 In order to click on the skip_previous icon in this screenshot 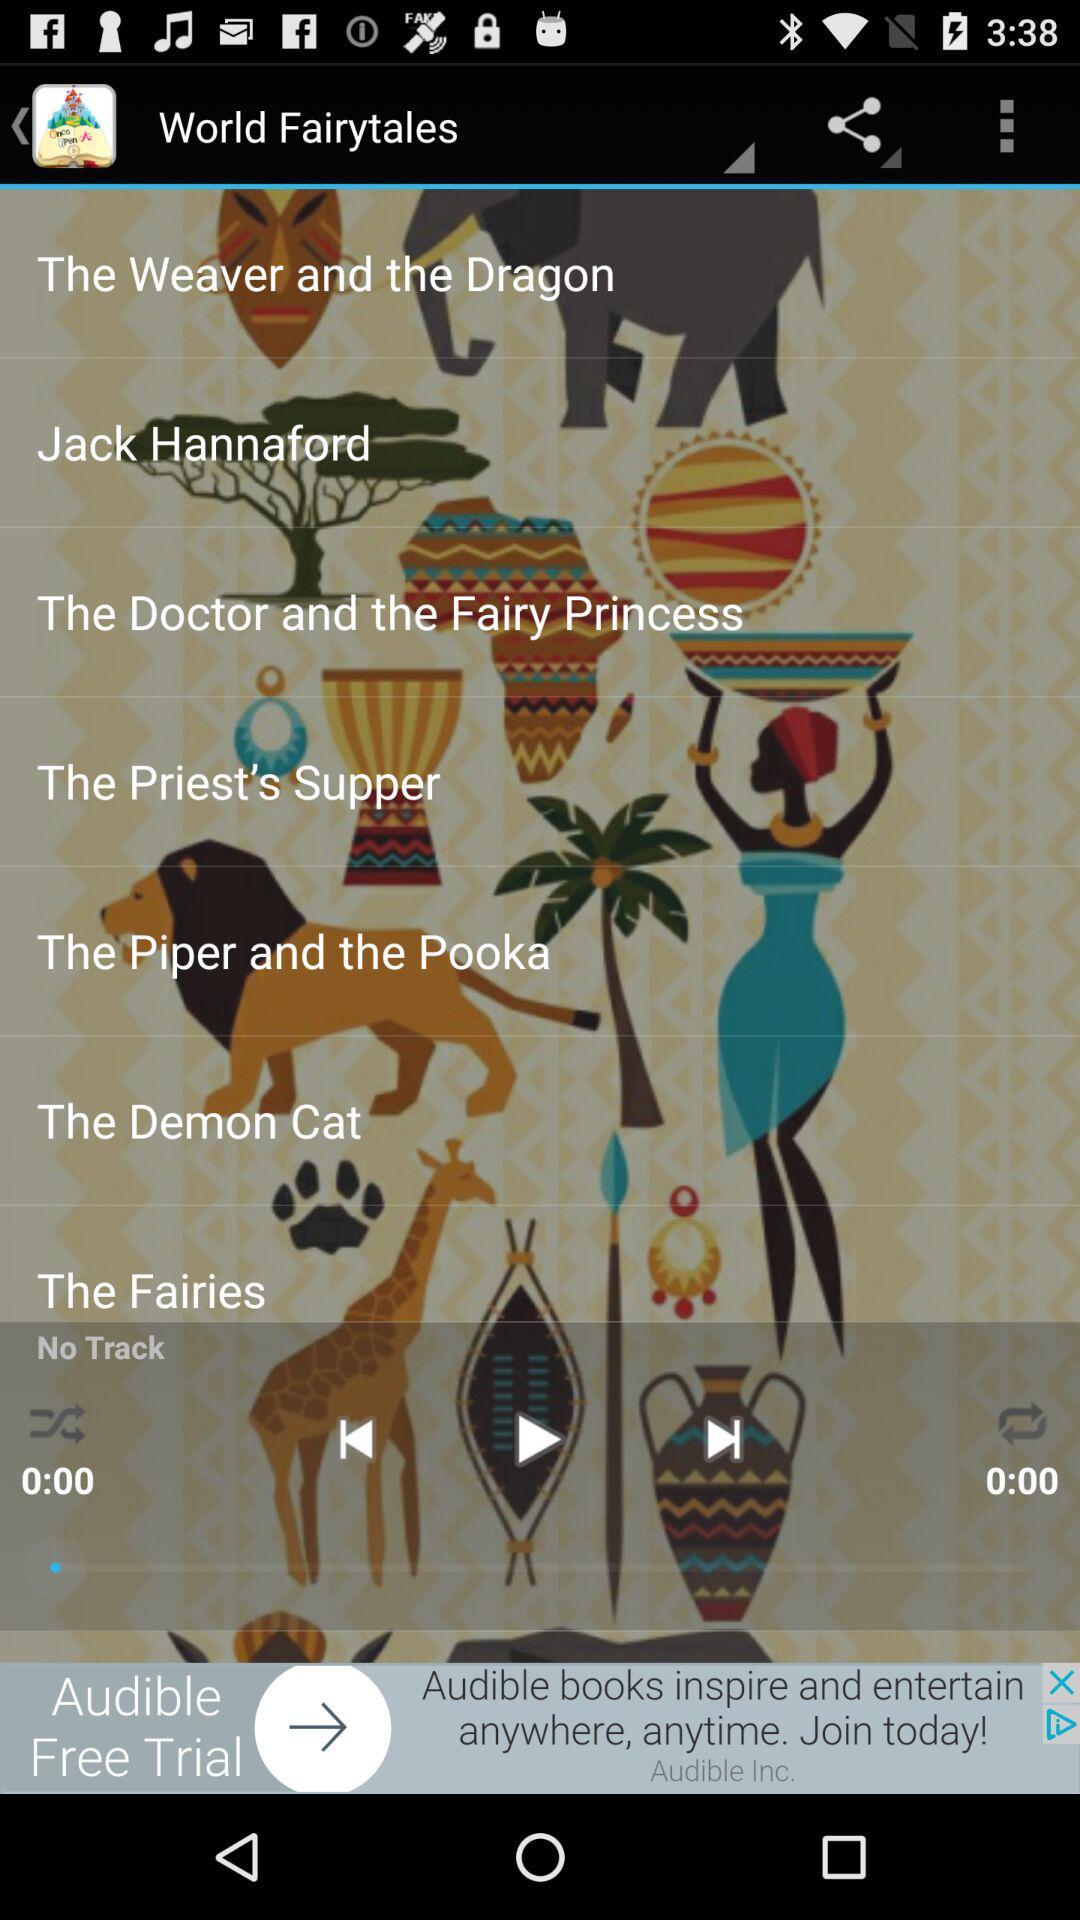, I will do `click(354, 1538)`.